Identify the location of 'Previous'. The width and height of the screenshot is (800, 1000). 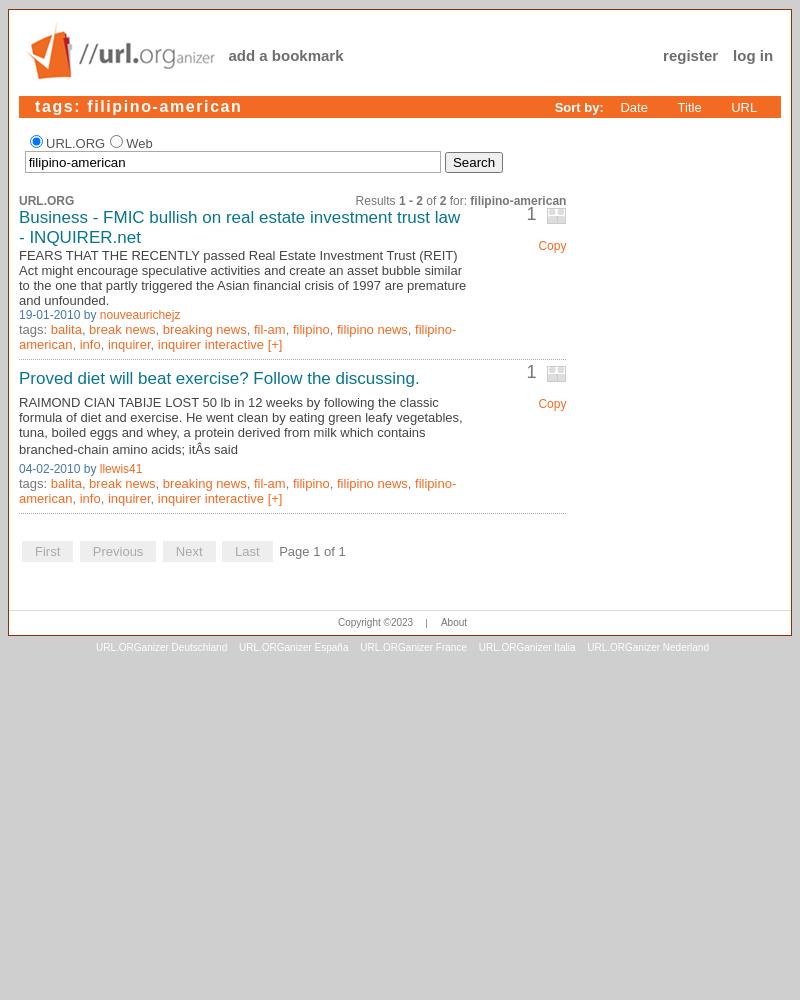
(116, 550).